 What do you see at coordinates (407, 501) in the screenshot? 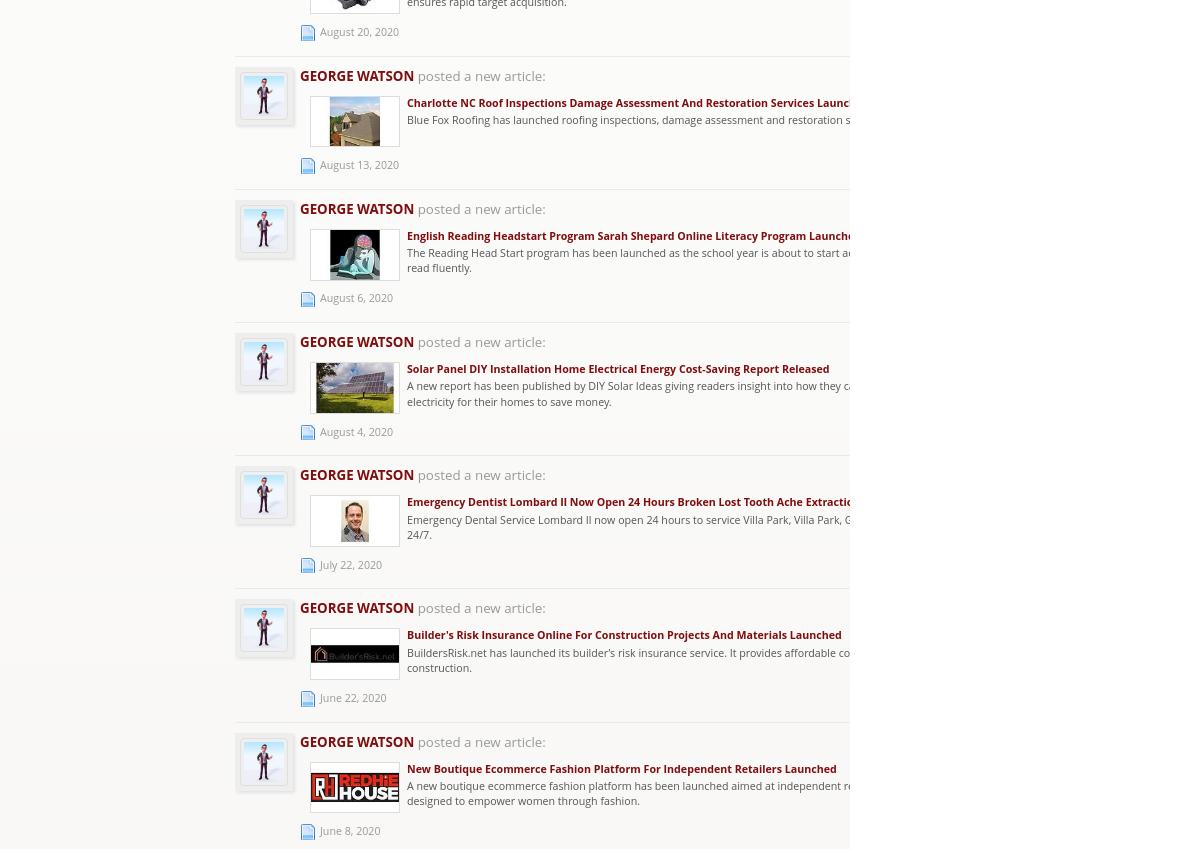
I see `'Emergency Dentist Lombard Il Now Open 24 Hours Broken Lost Tooth Ache Extraction'` at bounding box center [407, 501].